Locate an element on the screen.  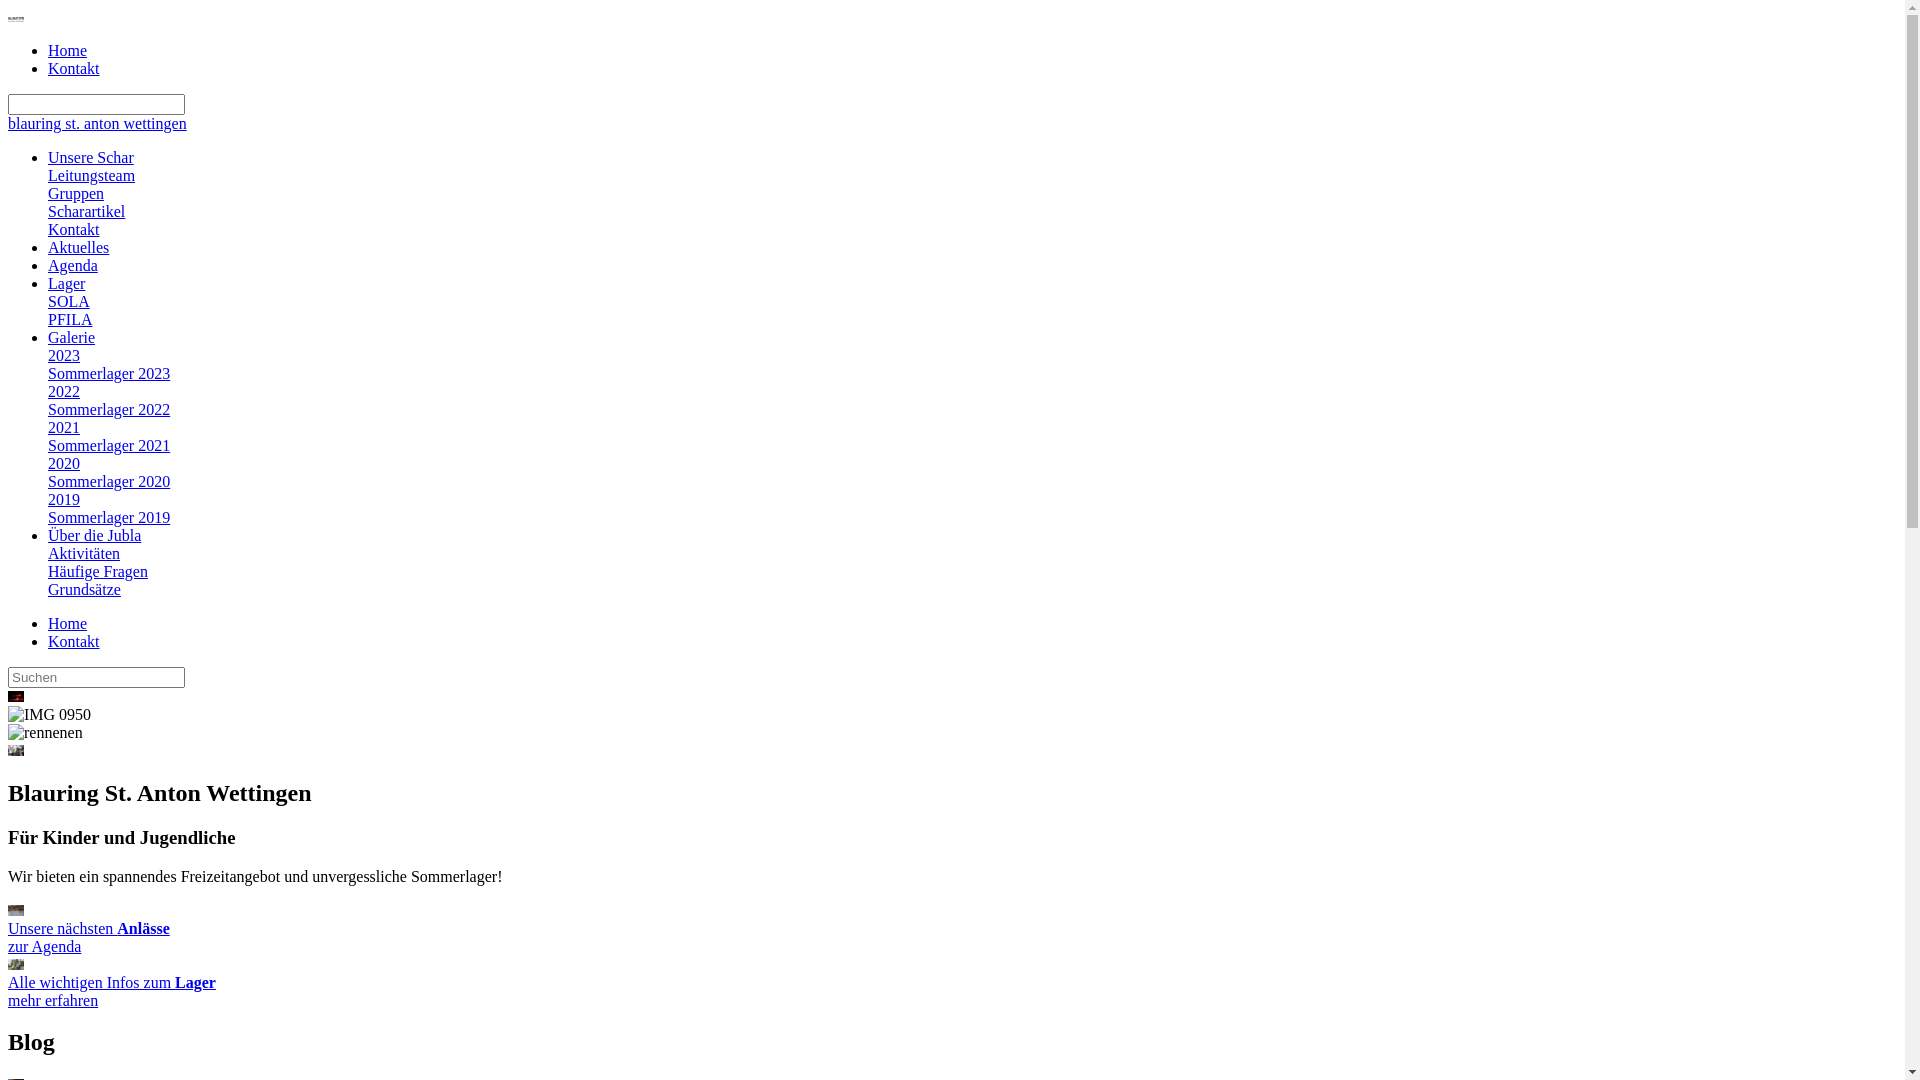
'2019' is located at coordinates (63, 498).